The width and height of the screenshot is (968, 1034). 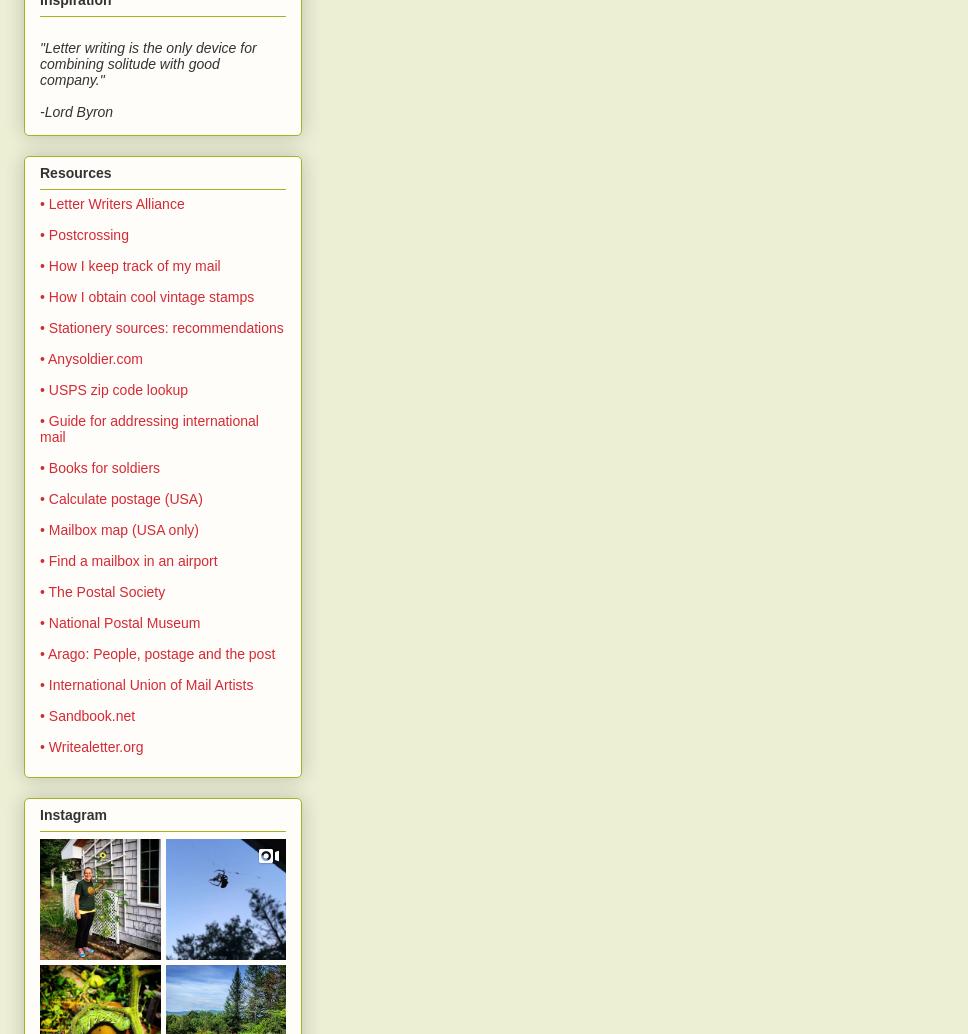 What do you see at coordinates (127, 560) in the screenshot?
I see `'• Find a mailbox in an airport'` at bounding box center [127, 560].